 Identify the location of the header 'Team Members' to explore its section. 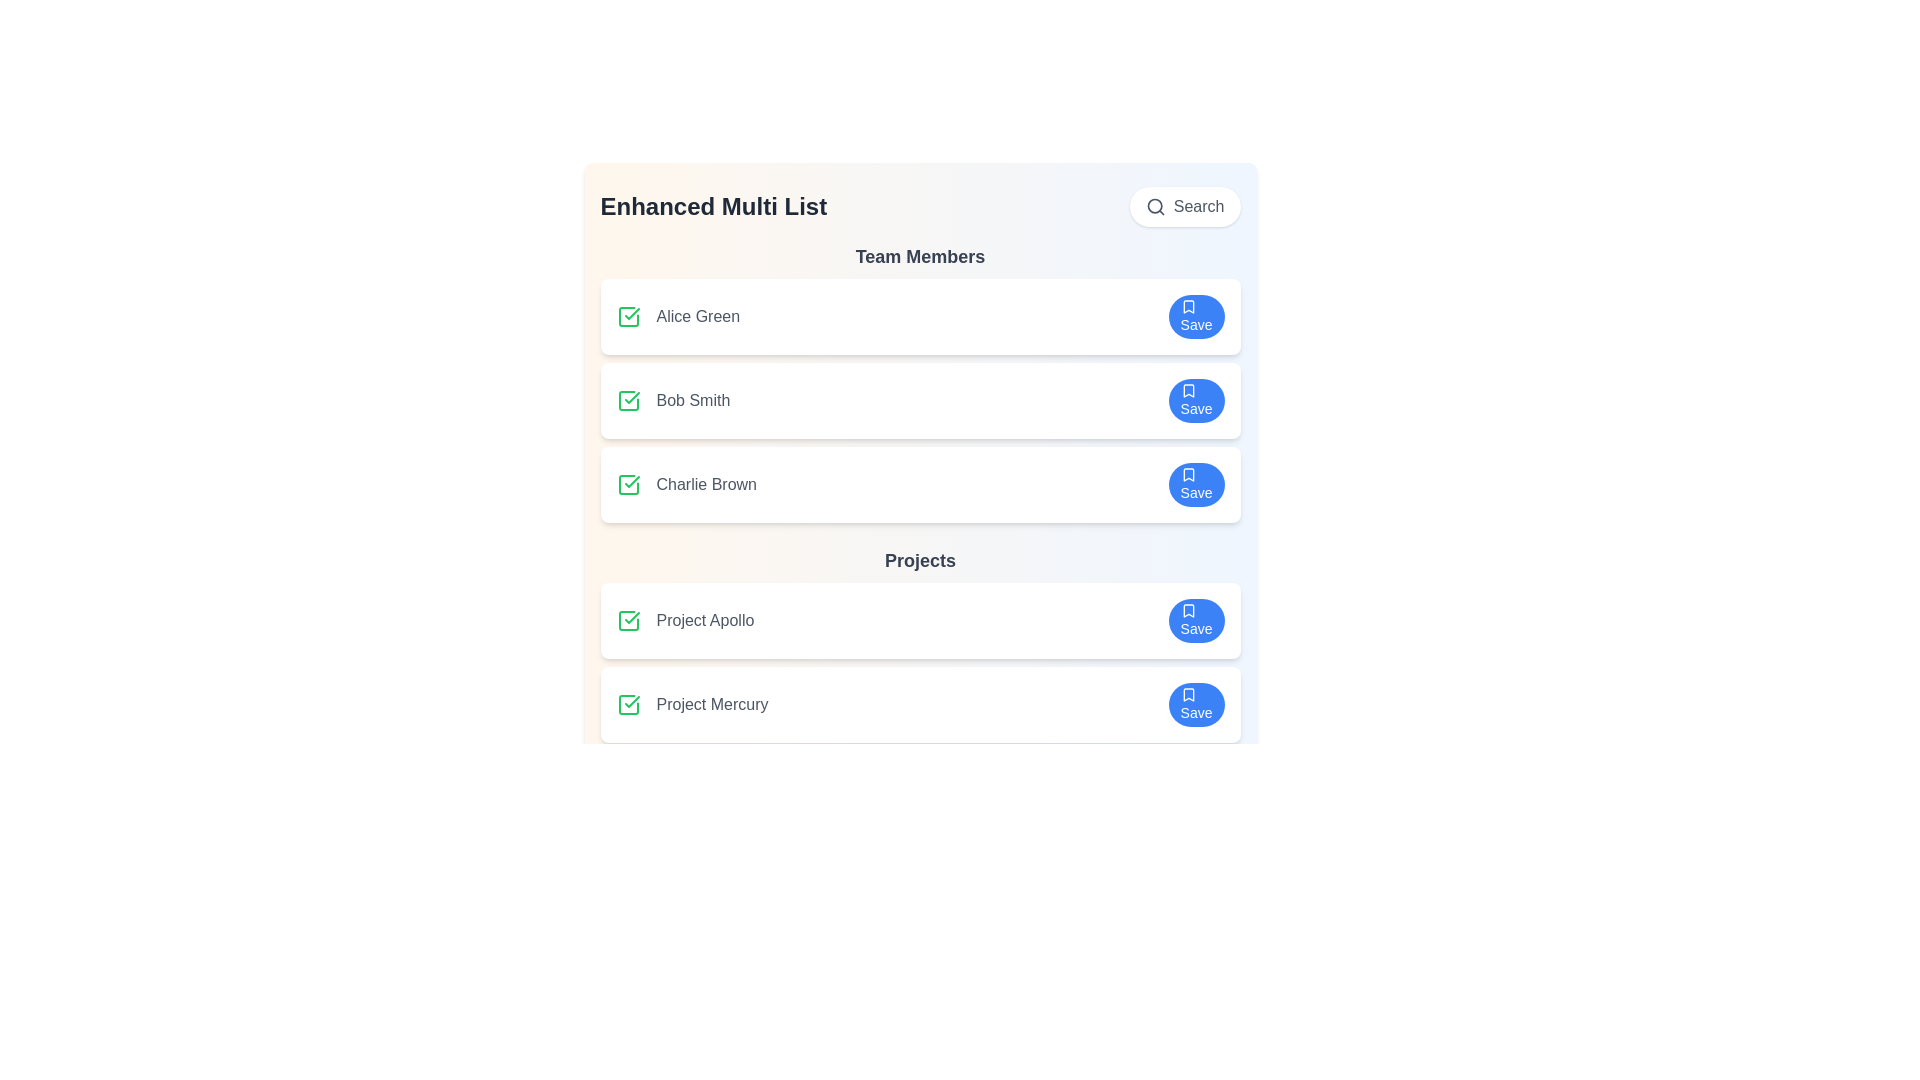
(919, 256).